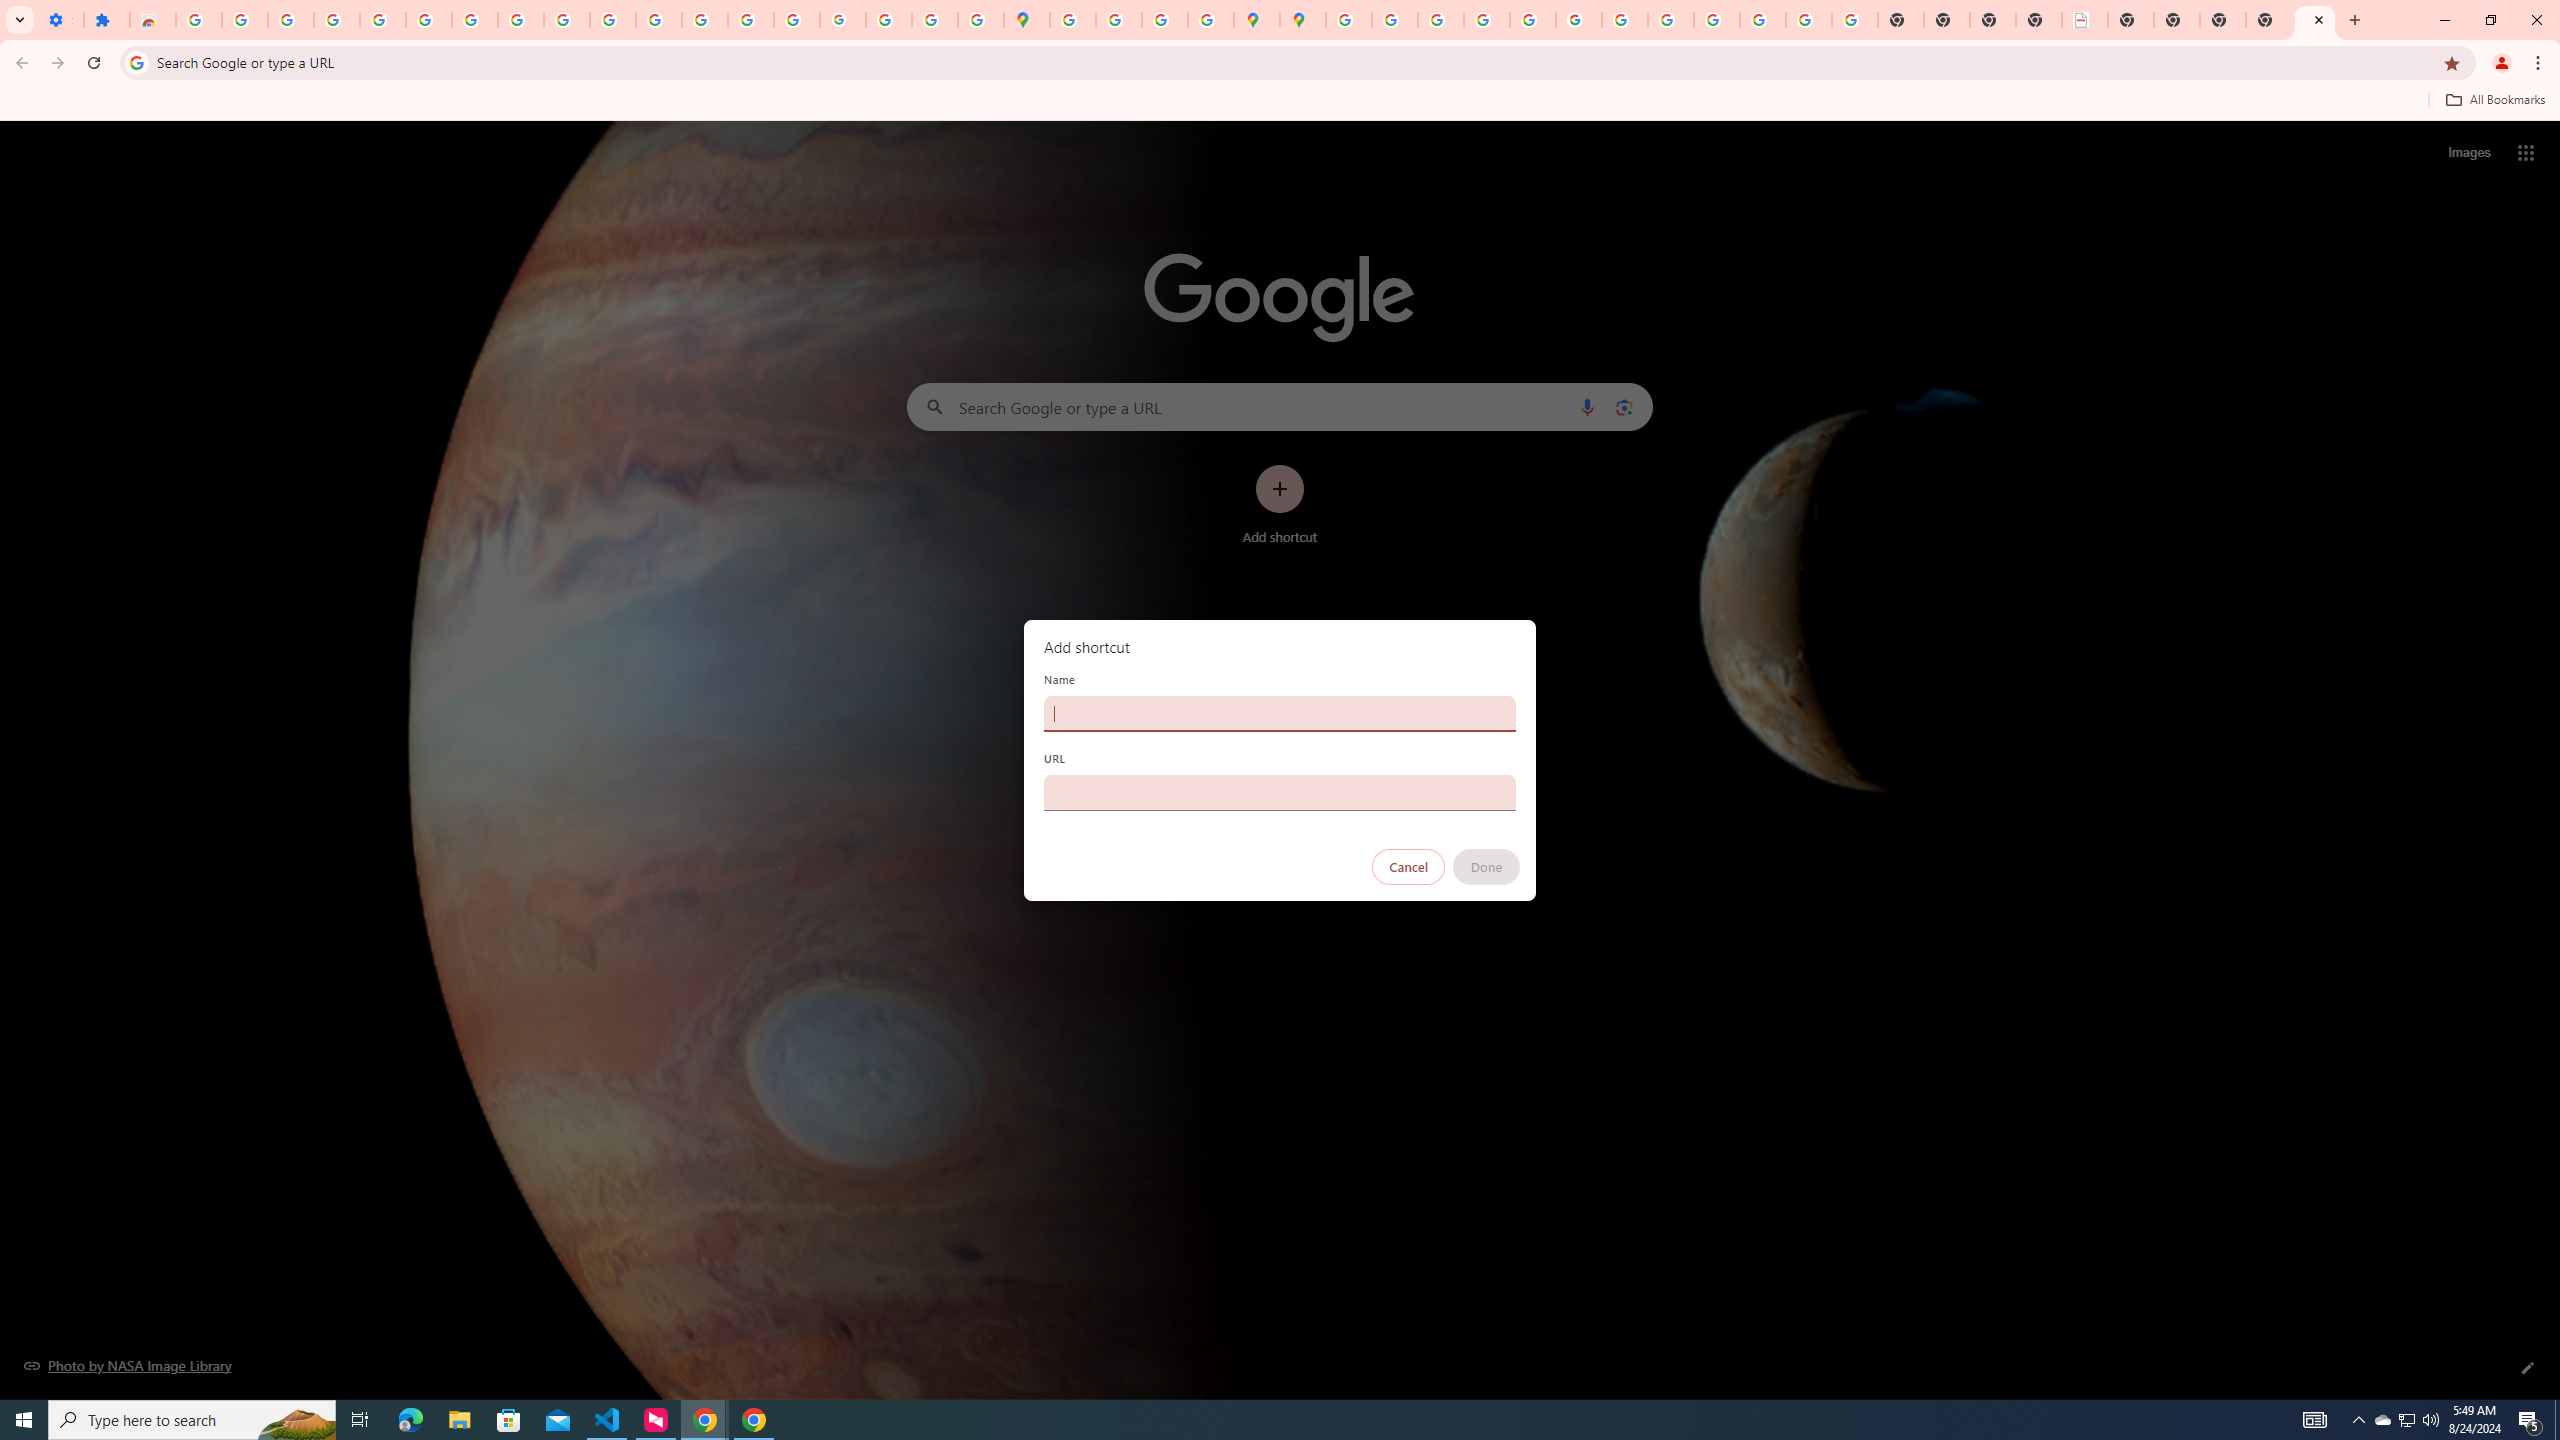 Image resolution: width=2560 pixels, height=1440 pixels. Describe the element at coordinates (335, 19) in the screenshot. I see `'Learn how to find your photos - Google Photos Help'` at that location.